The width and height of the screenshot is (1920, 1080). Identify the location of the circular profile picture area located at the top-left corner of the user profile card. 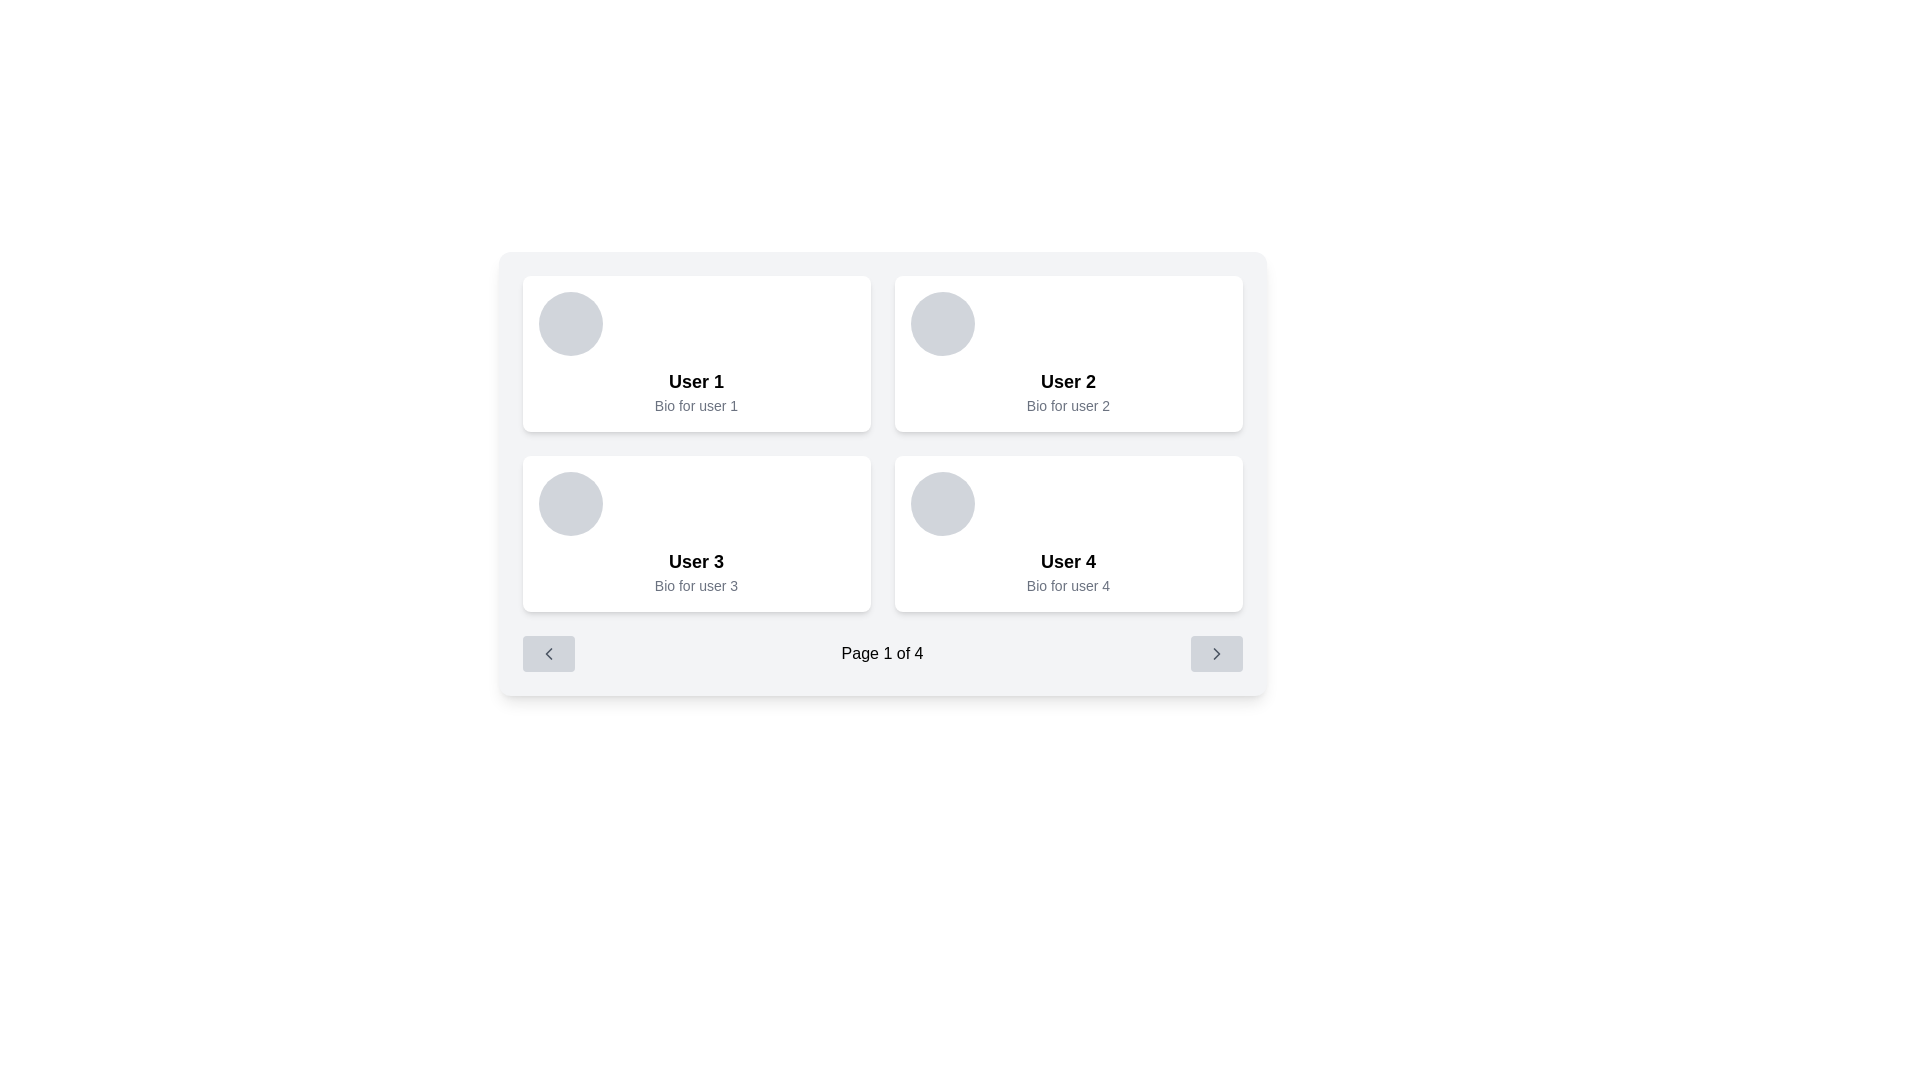
(941, 503).